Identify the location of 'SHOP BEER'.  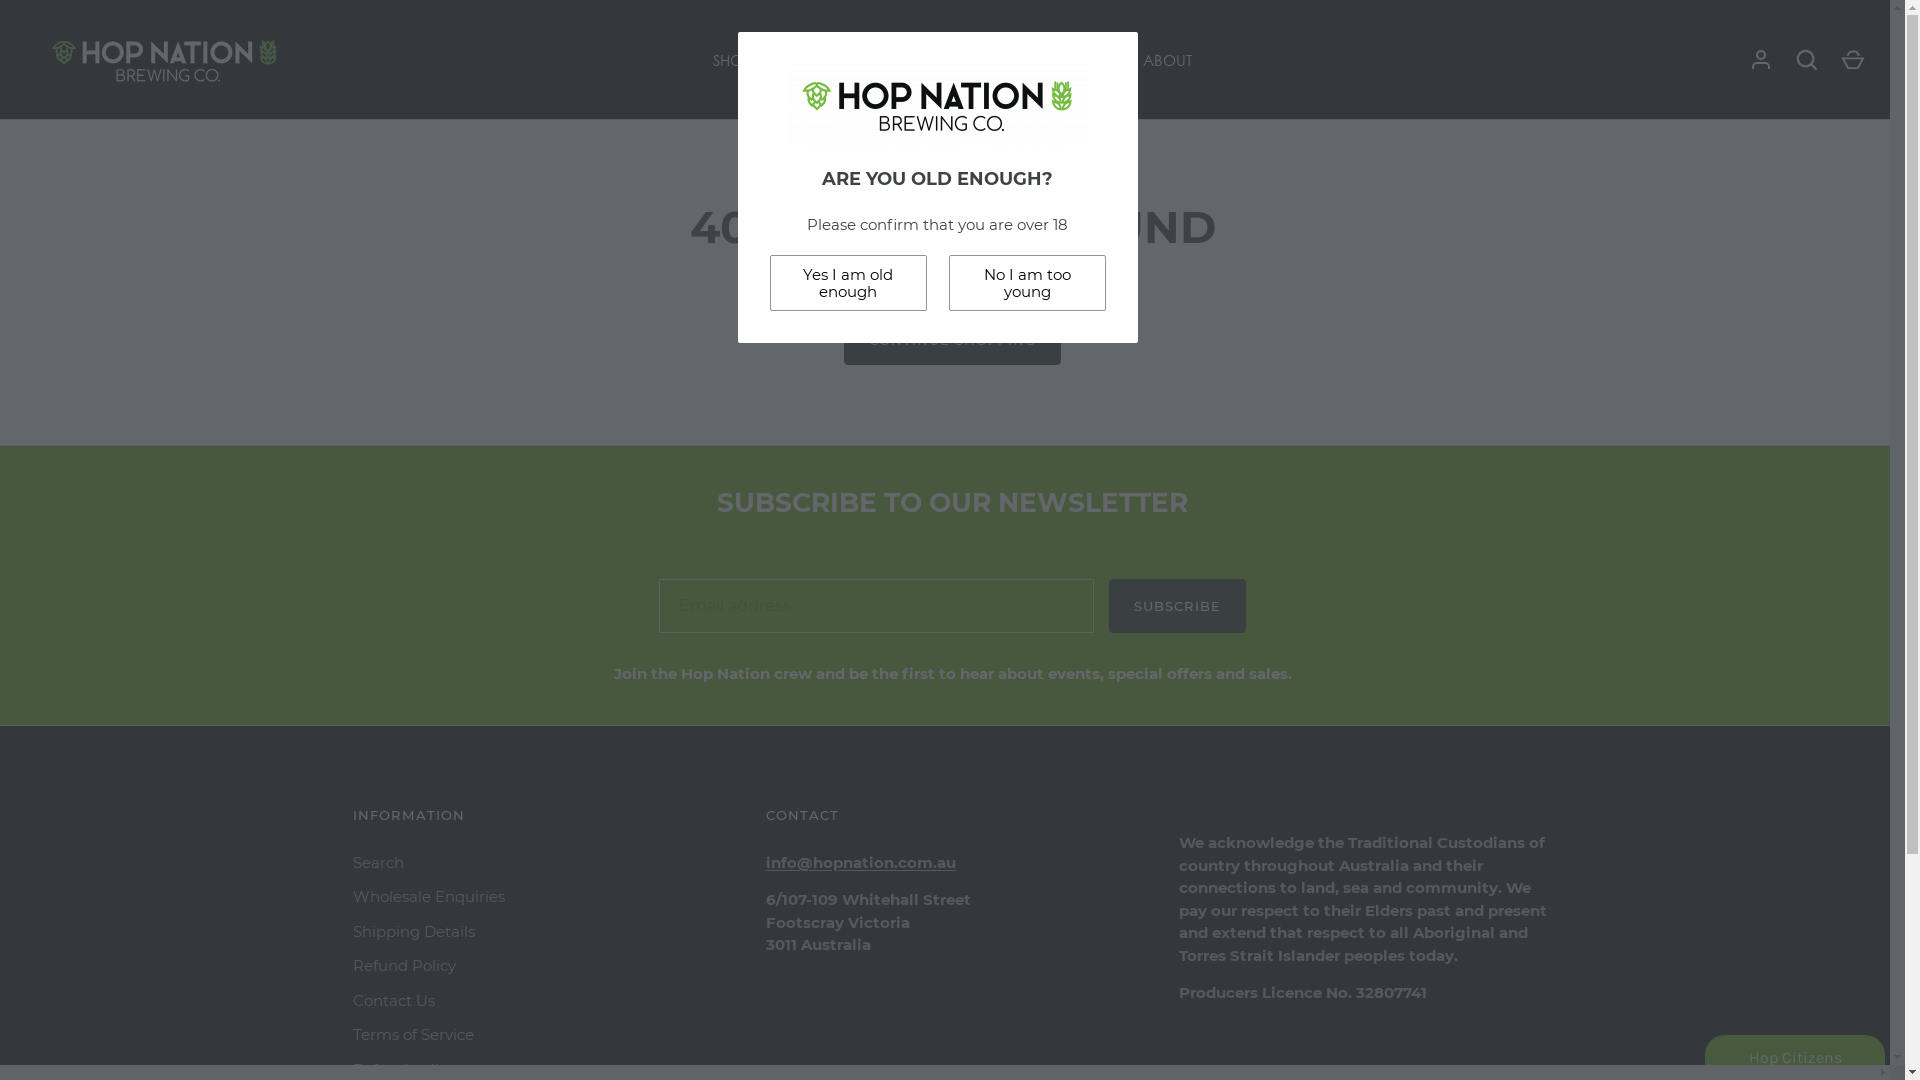
(749, 59).